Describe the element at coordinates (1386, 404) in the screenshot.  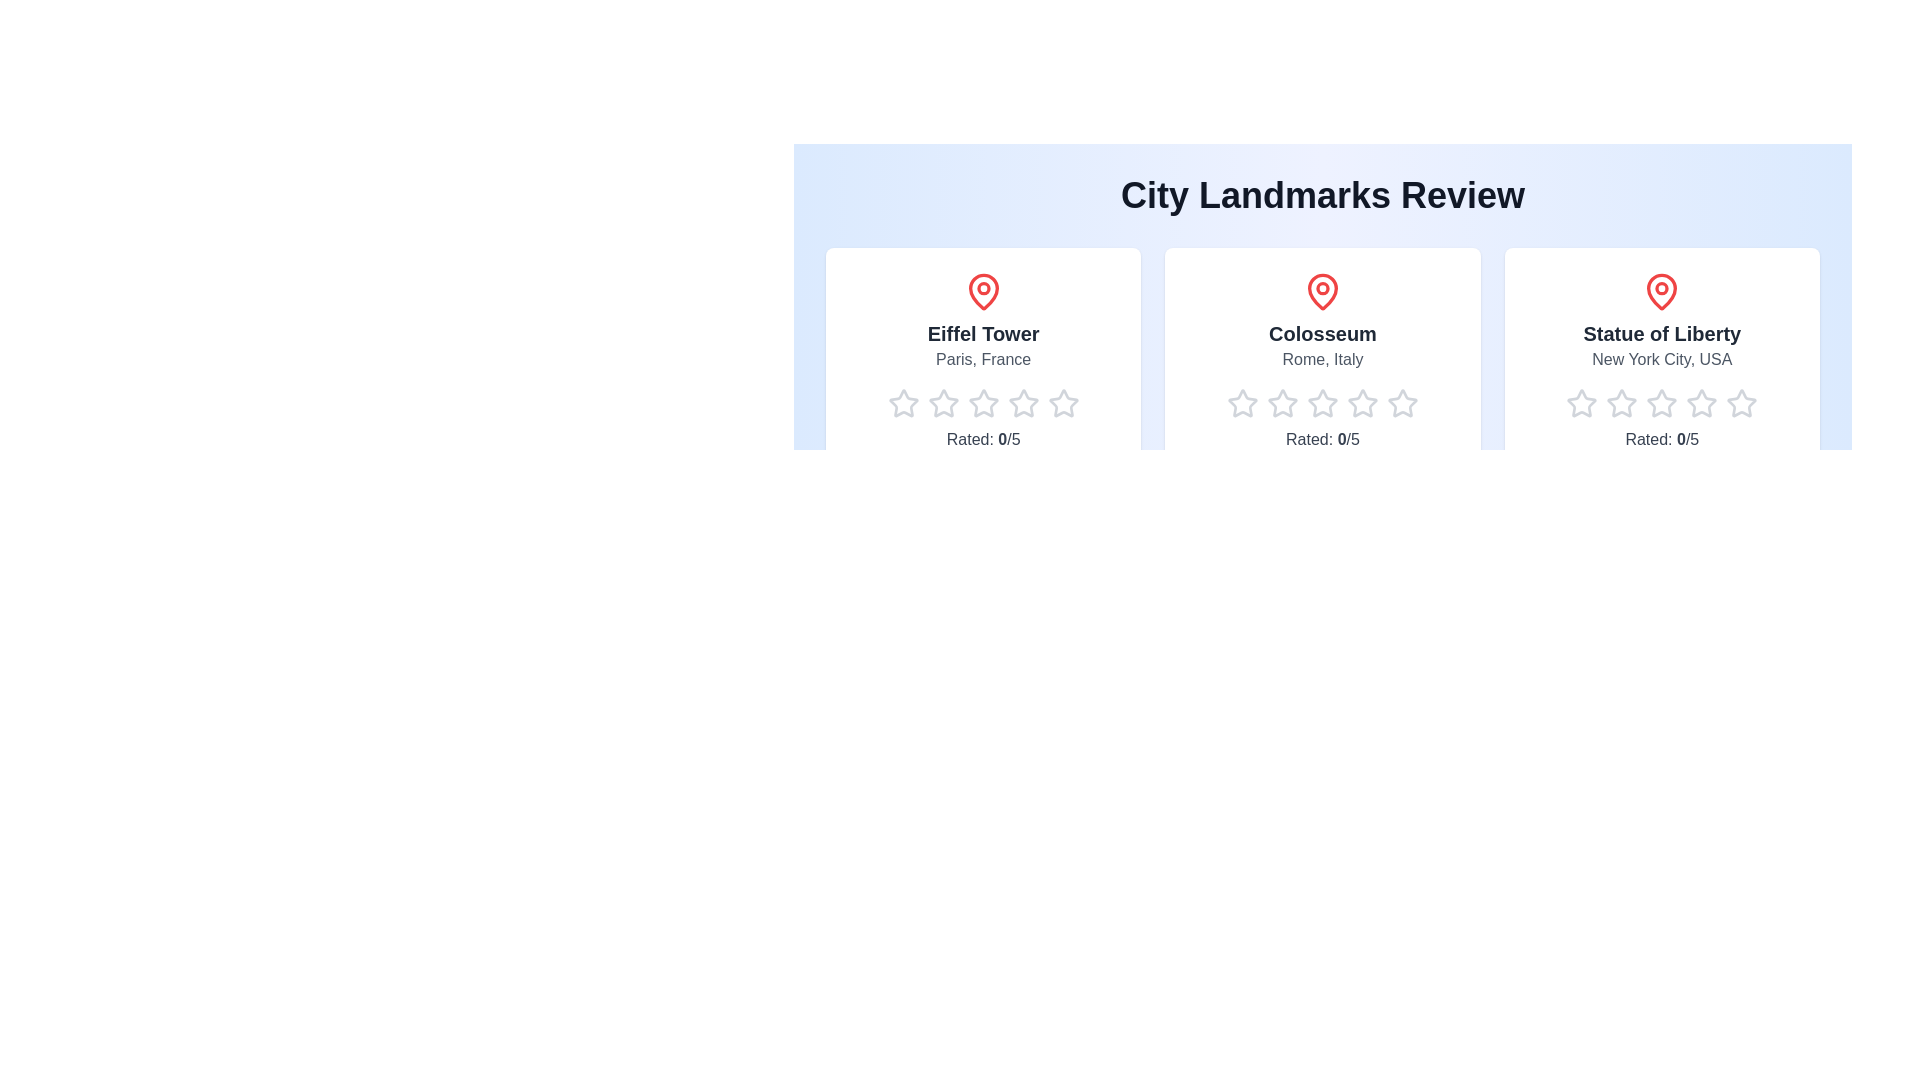
I see `the star corresponding to 5 for the landmark Colosseum` at that location.